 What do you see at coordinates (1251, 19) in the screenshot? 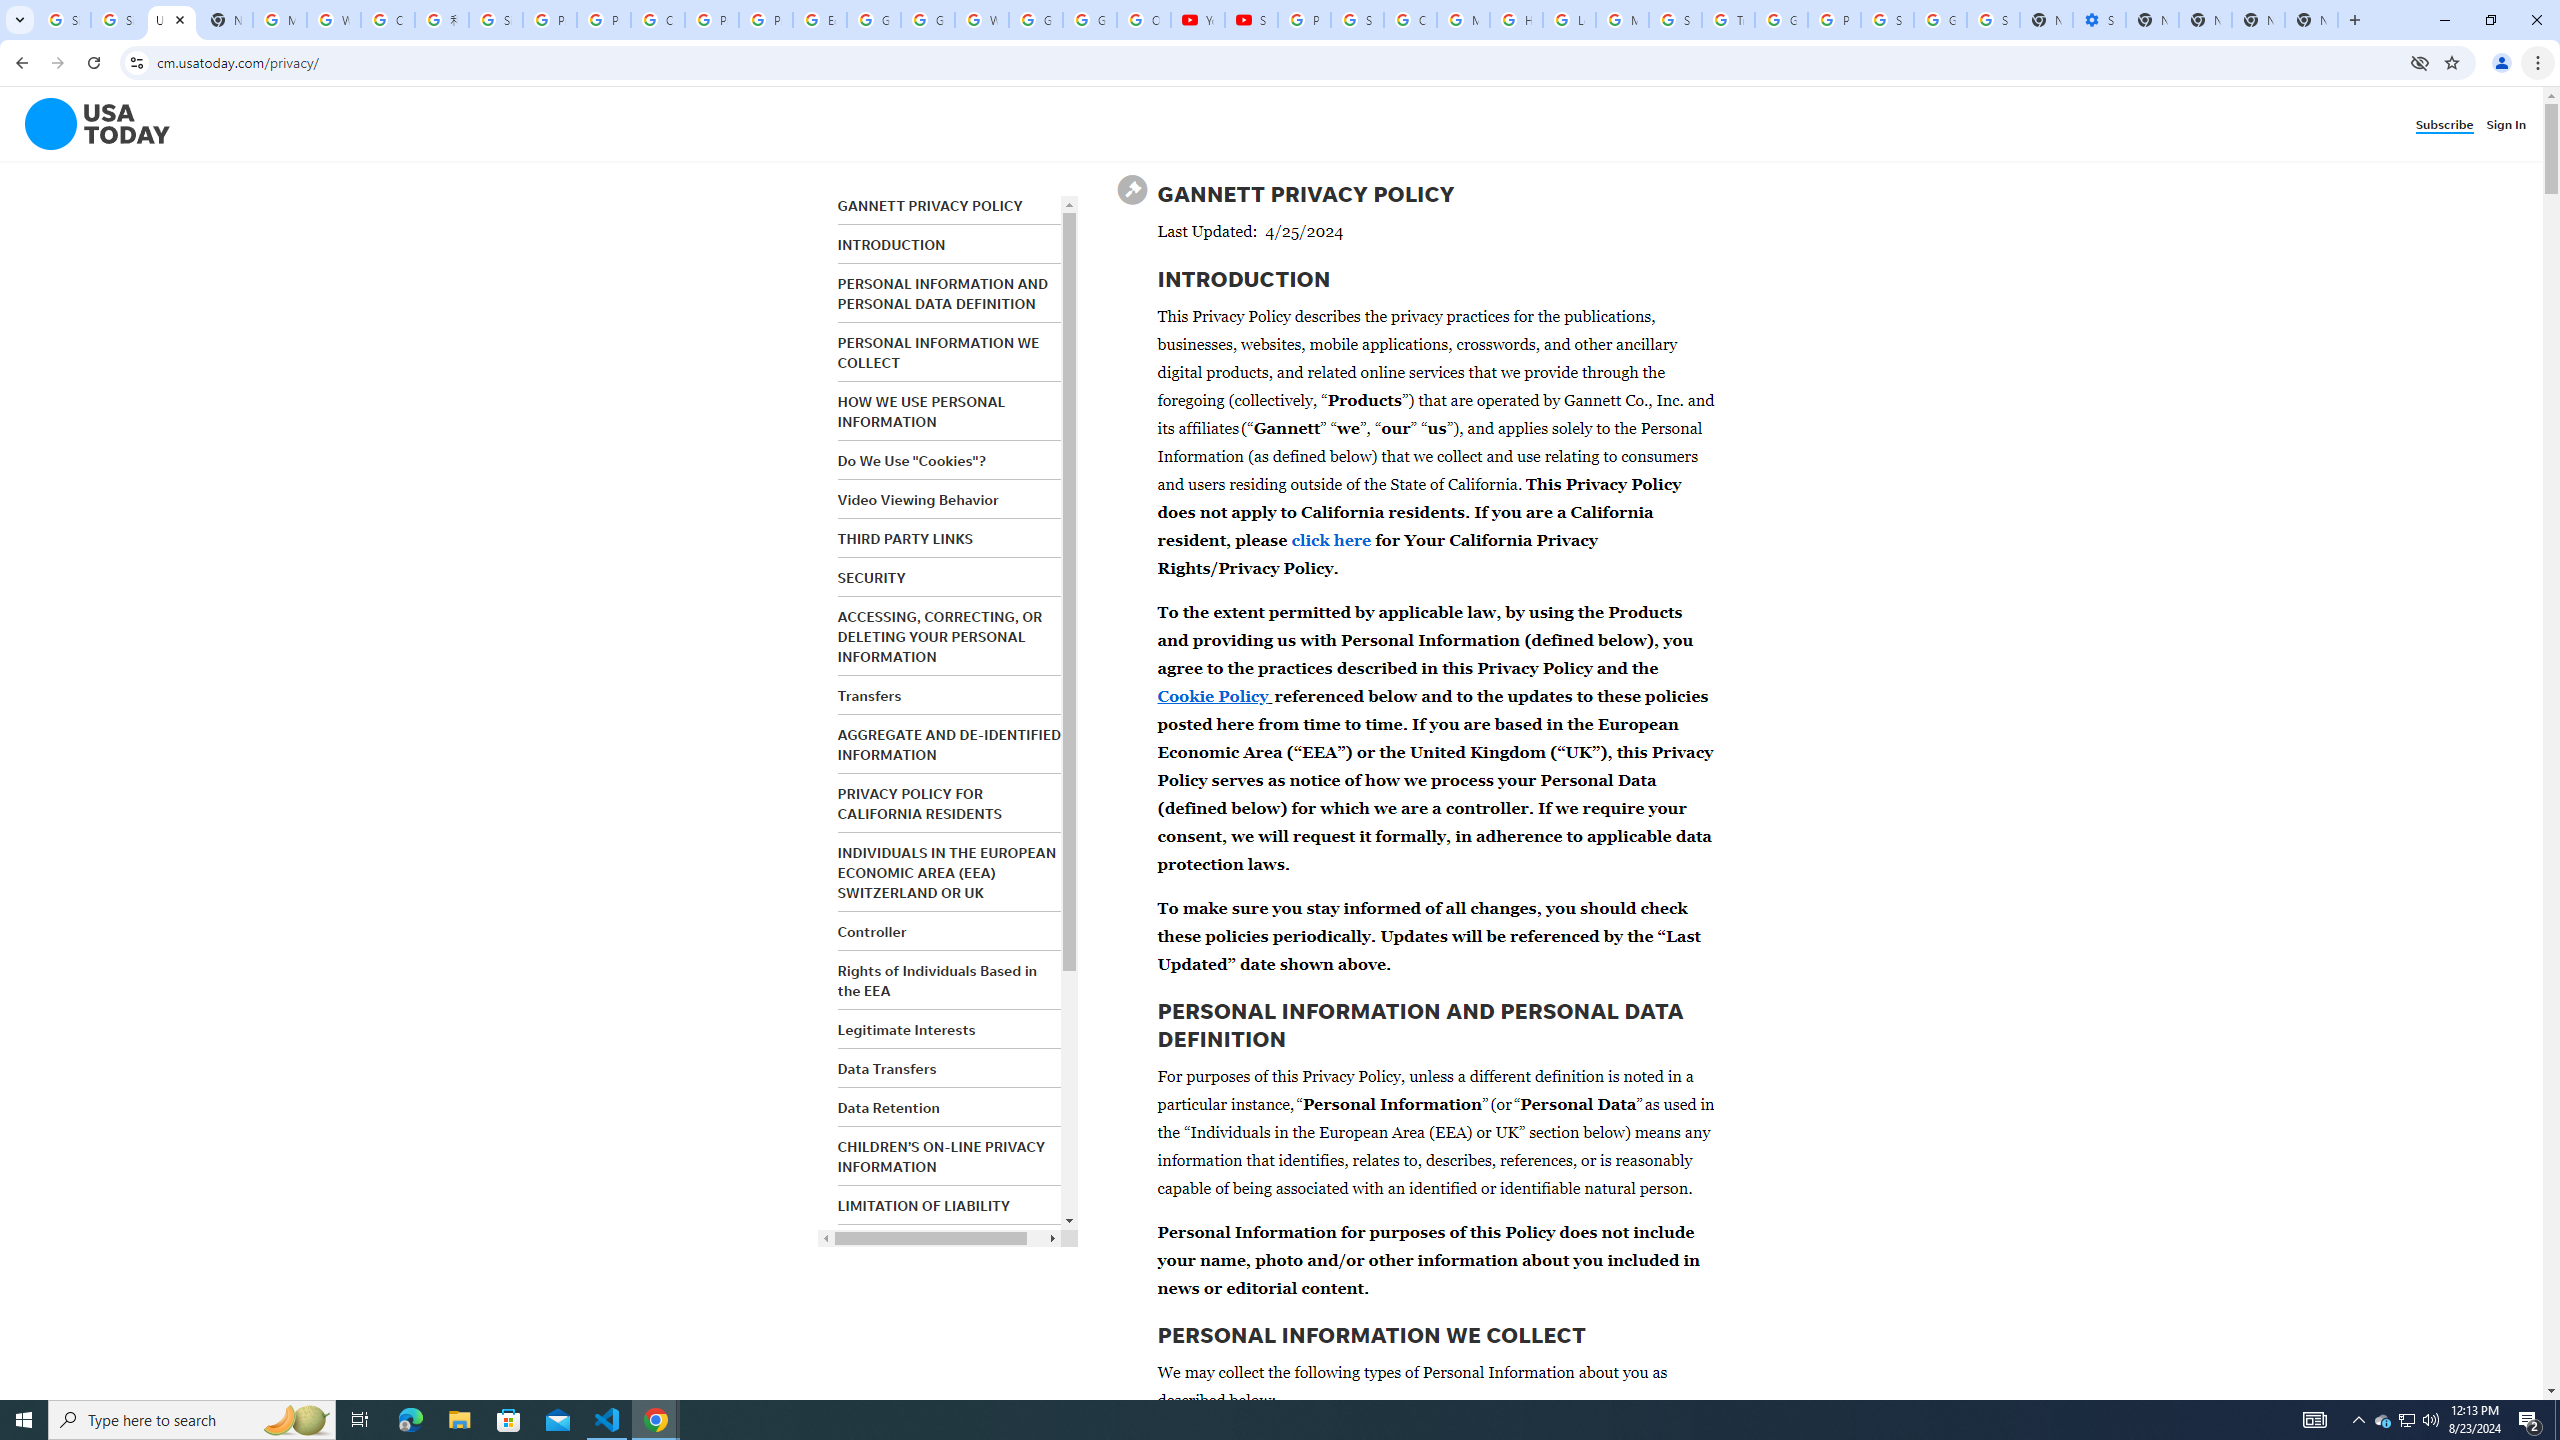
I see `'Subscriptions - YouTube'` at bounding box center [1251, 19].